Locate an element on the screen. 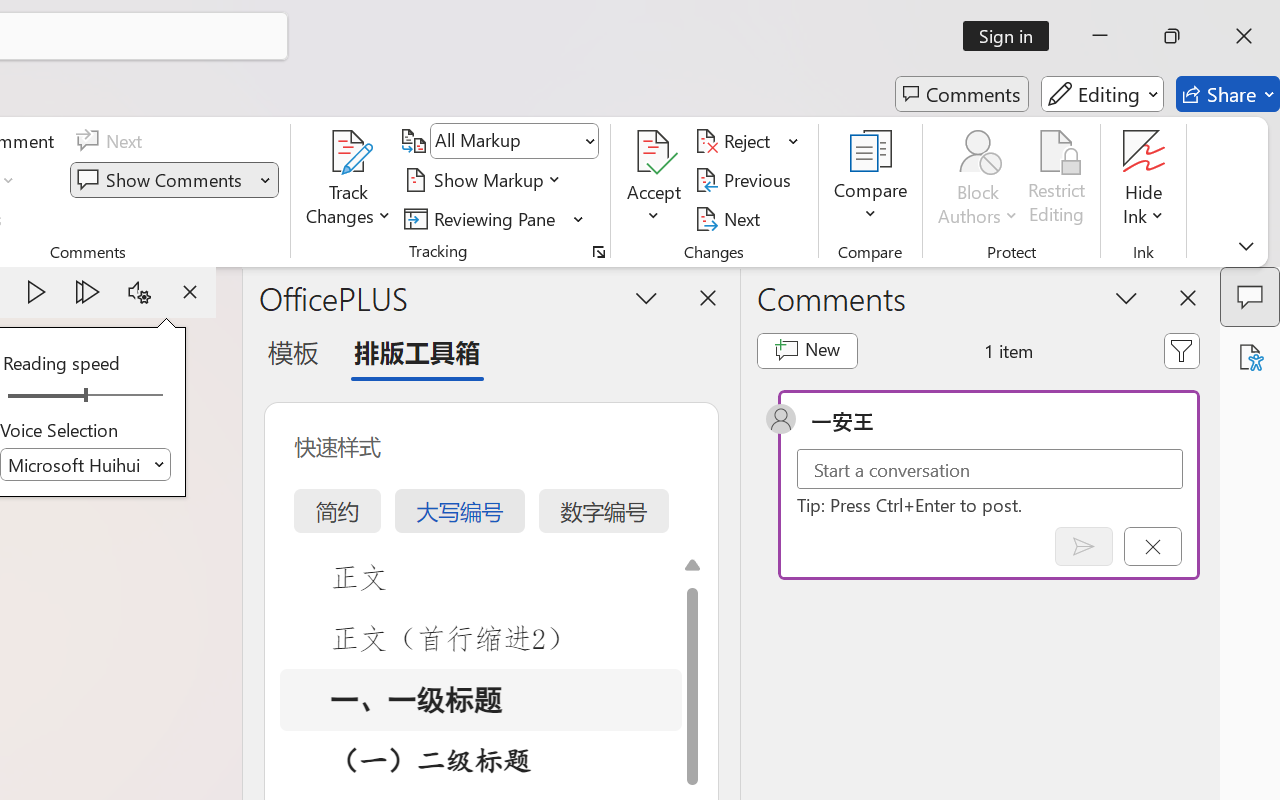  'Show Comments' is located at coordinates (174, 179).